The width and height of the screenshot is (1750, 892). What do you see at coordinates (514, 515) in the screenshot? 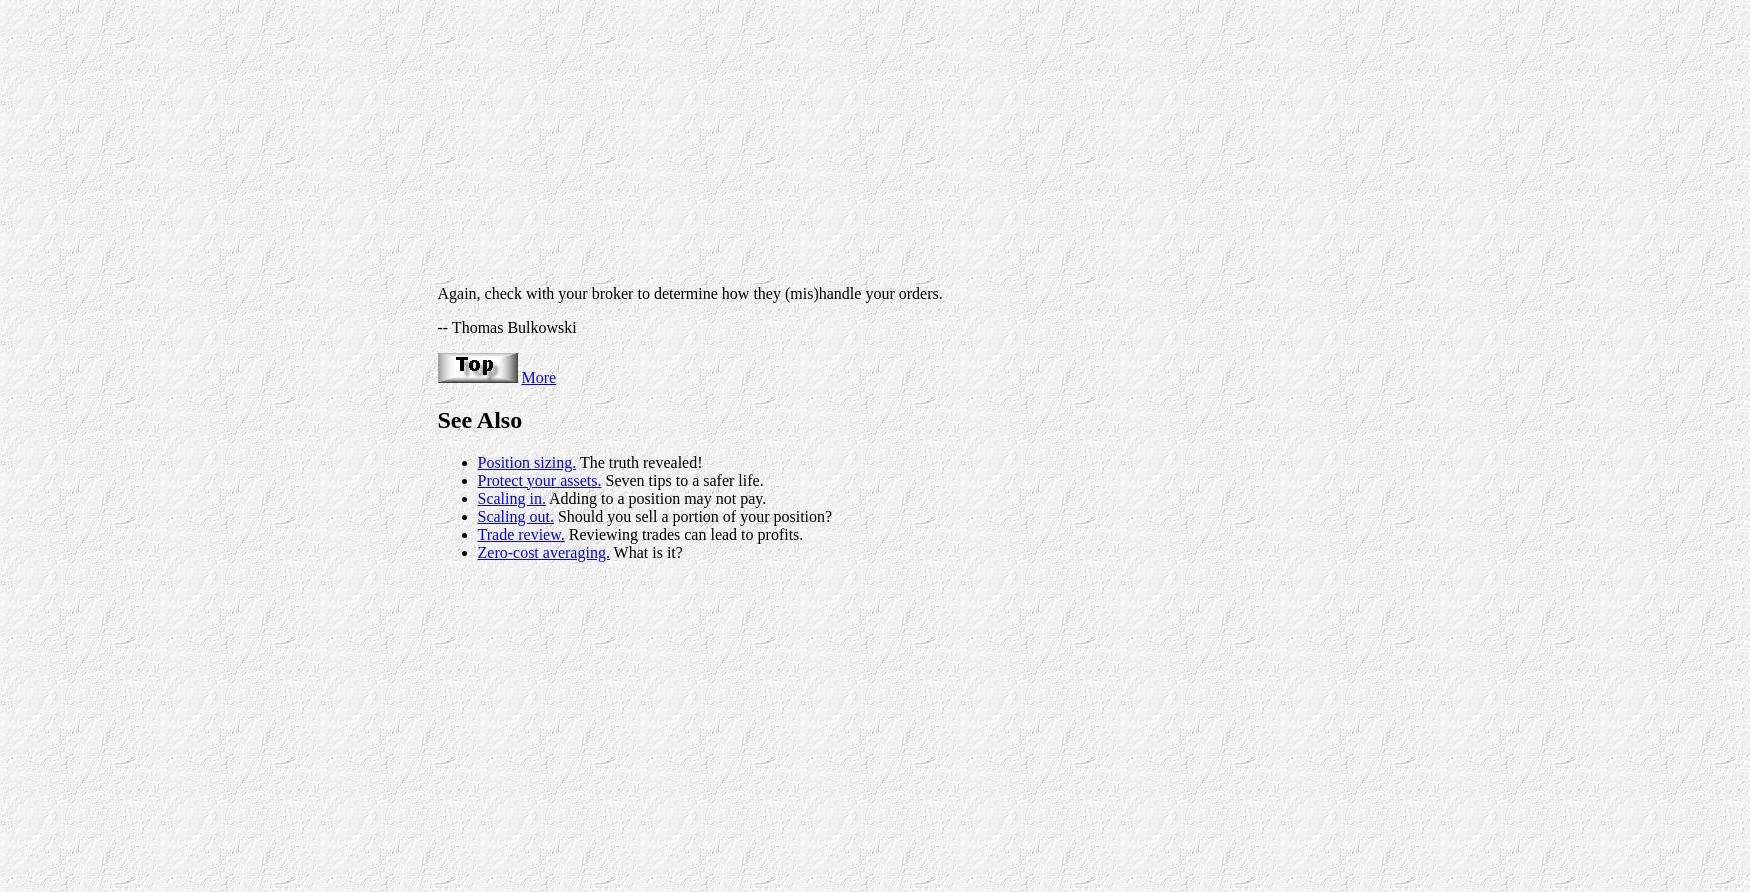
I see `'Scaling out.'` at bounding box center [514, 515].